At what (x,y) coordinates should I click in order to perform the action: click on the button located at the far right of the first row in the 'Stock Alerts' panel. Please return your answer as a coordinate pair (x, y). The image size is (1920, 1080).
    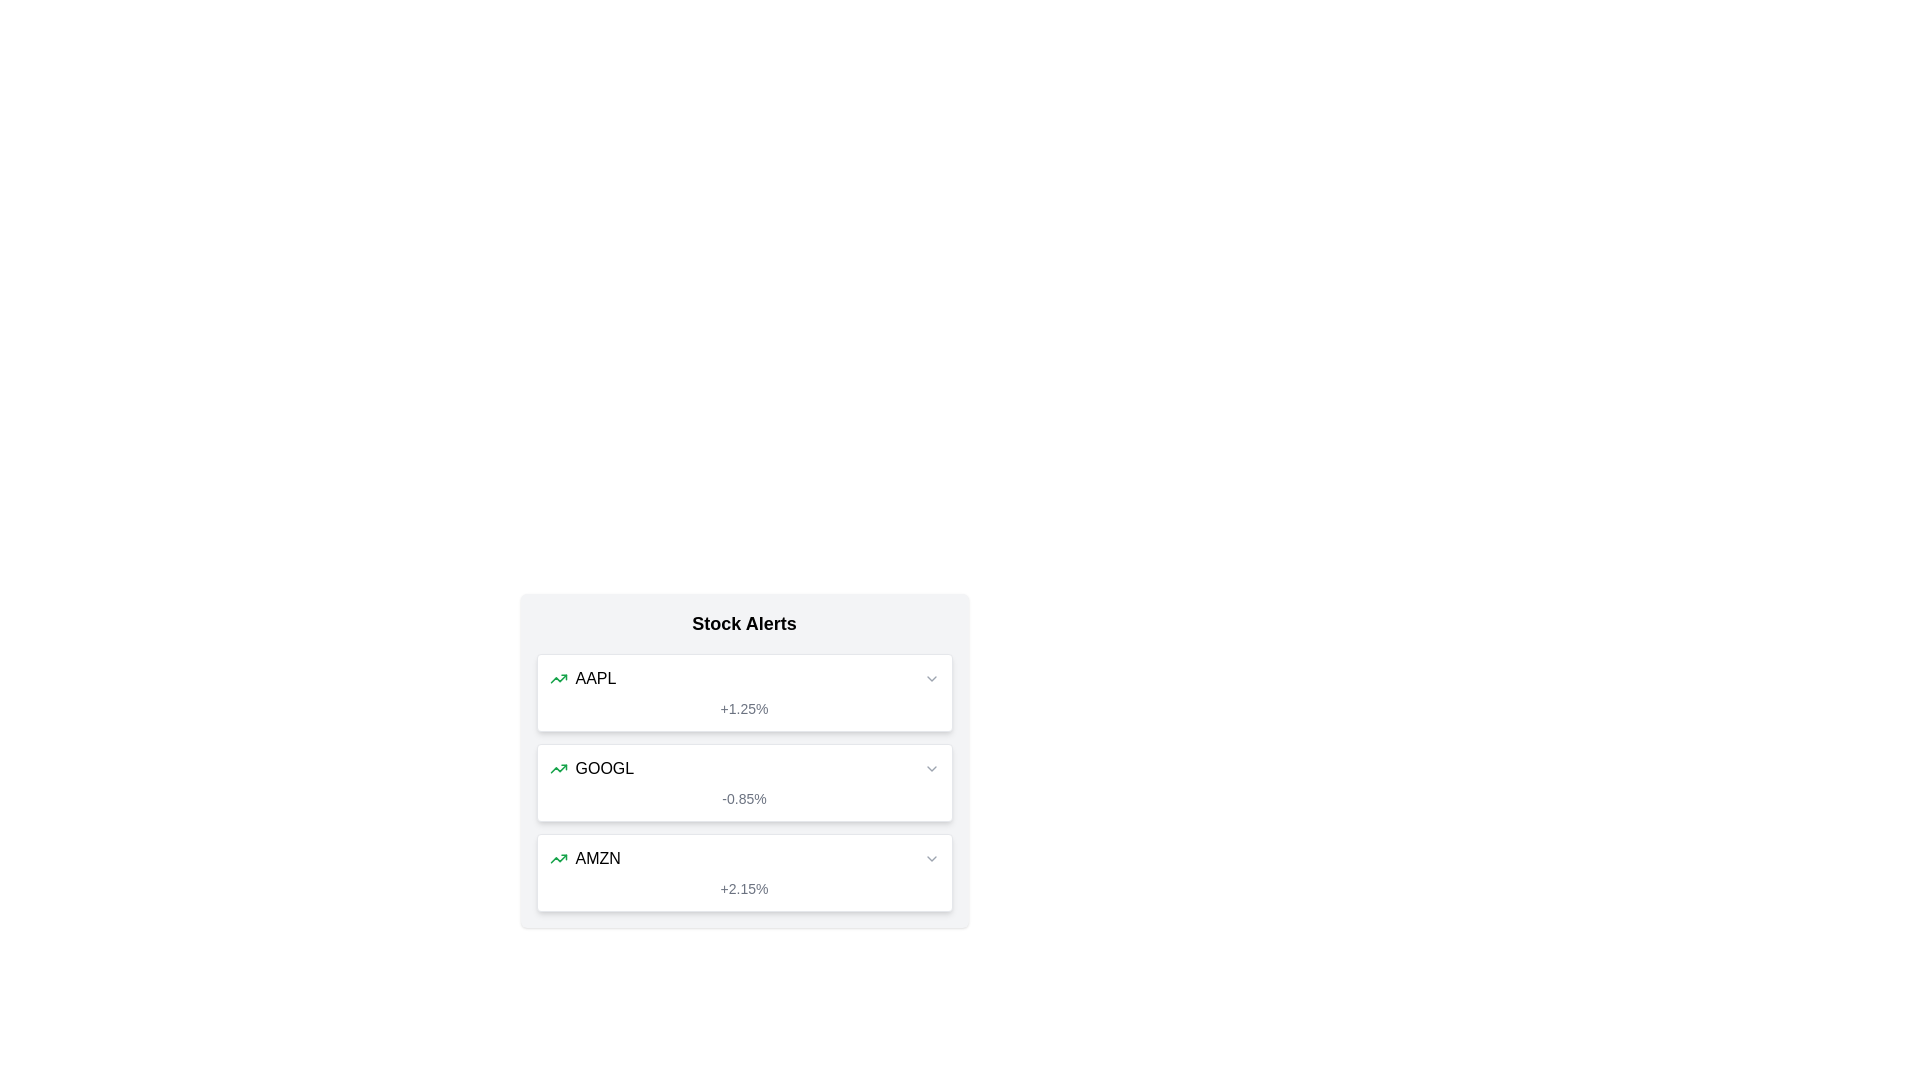
    Looking at the image, I should click on (930, 677).